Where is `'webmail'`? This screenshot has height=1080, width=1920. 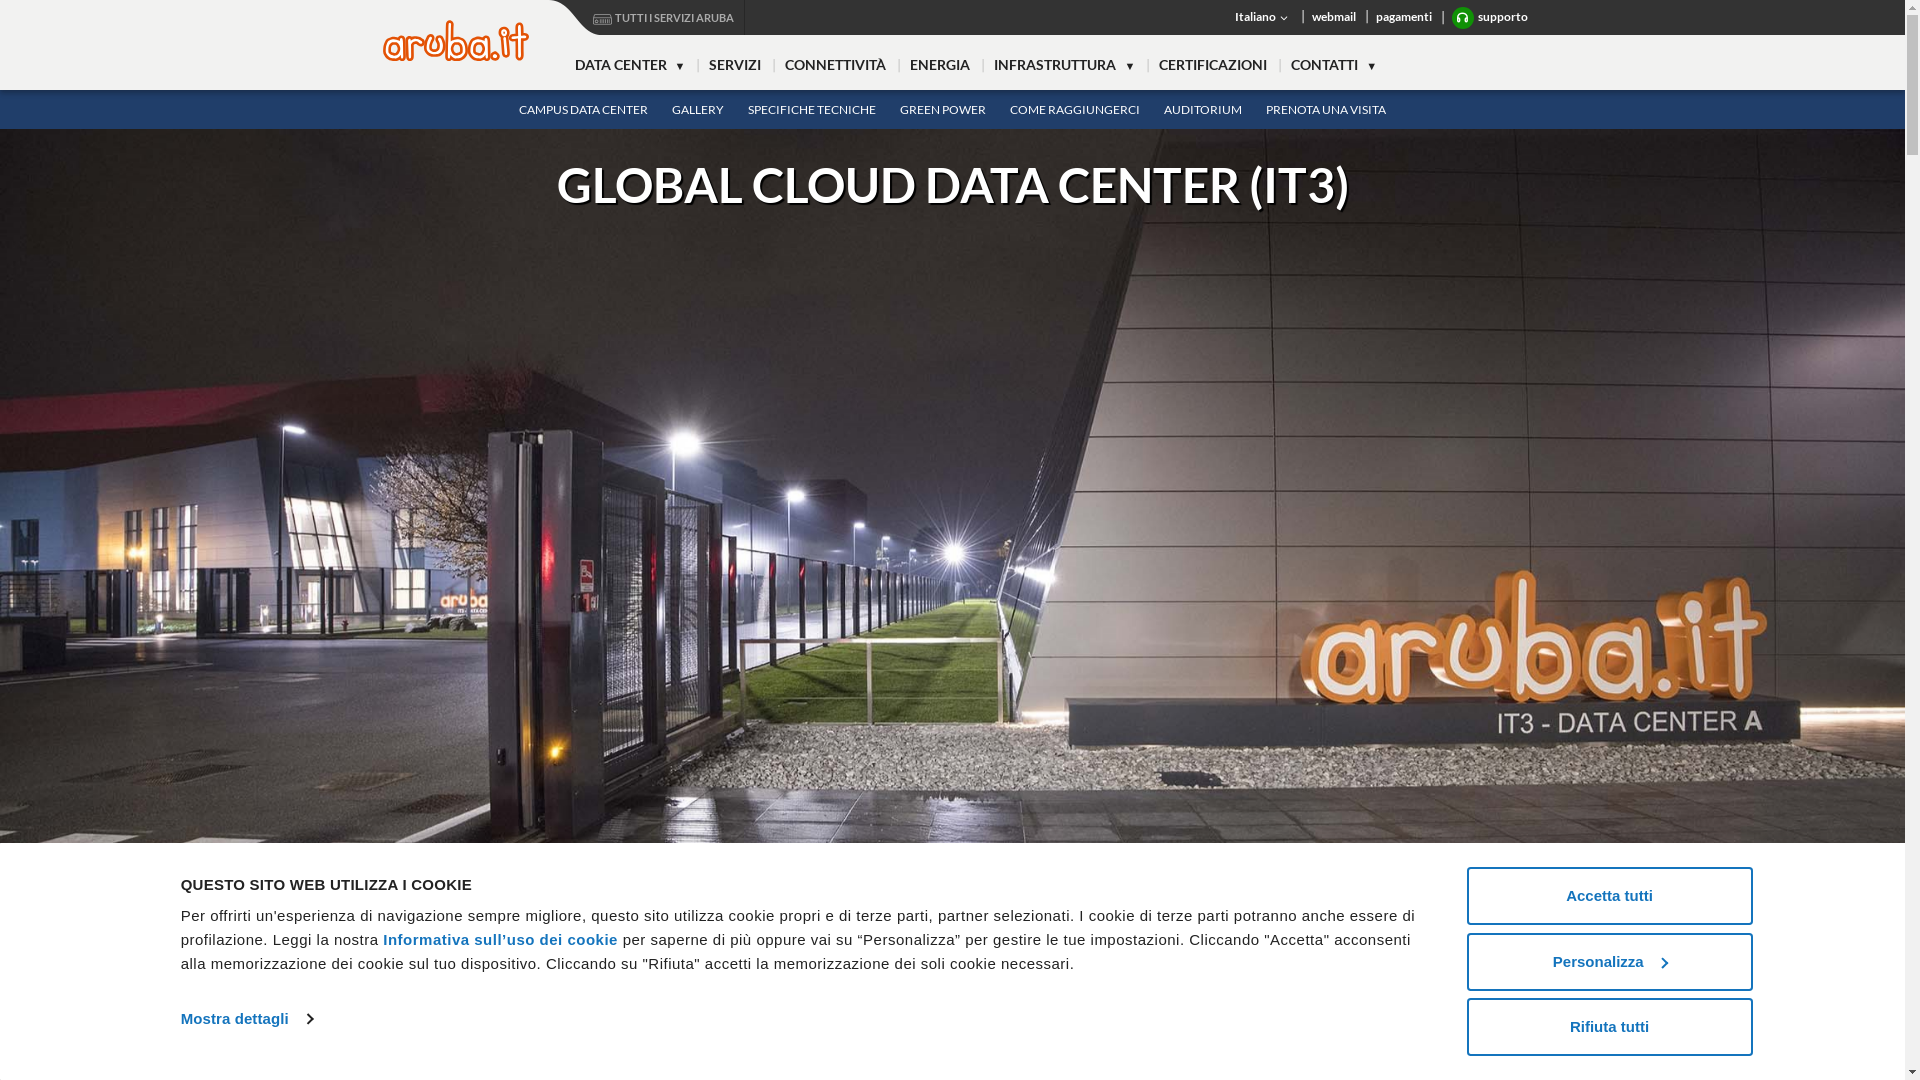
'webmail' is located at coordinates (1334, 16).